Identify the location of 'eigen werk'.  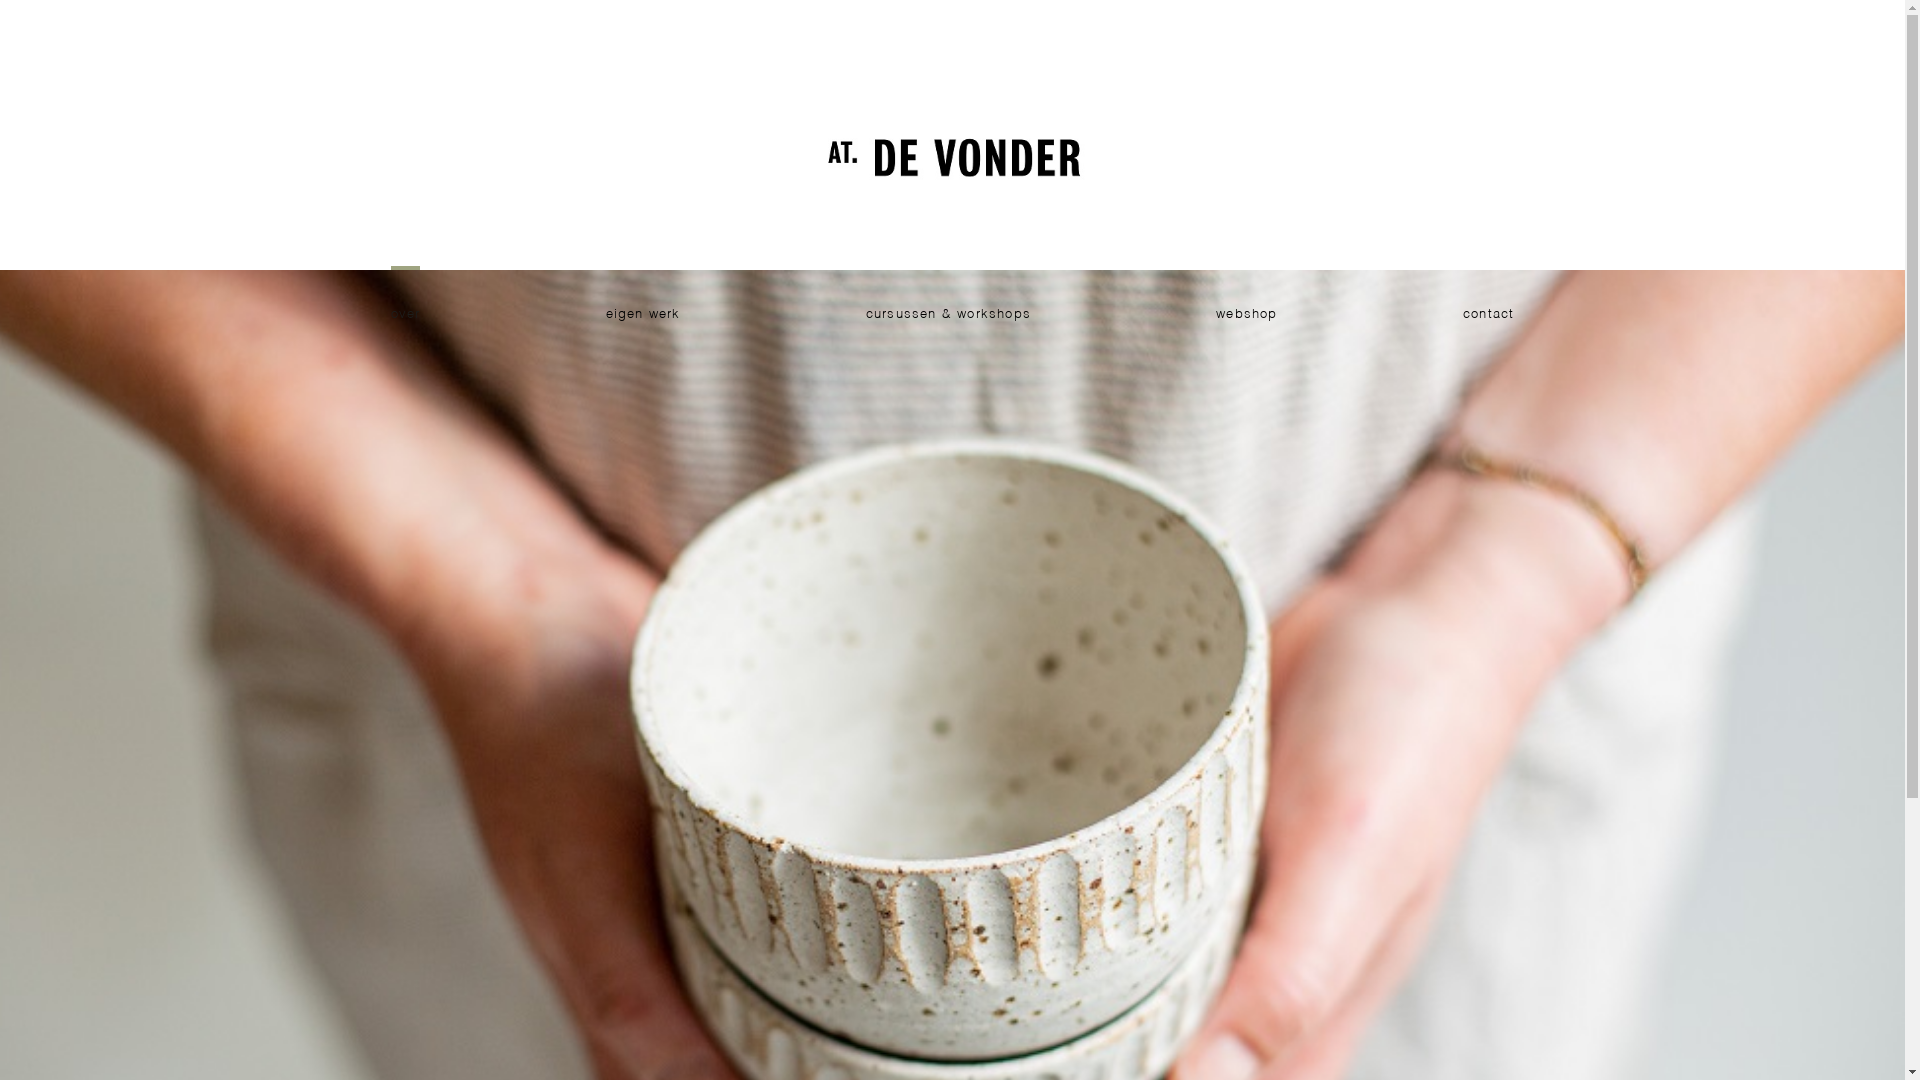
(643, 315).